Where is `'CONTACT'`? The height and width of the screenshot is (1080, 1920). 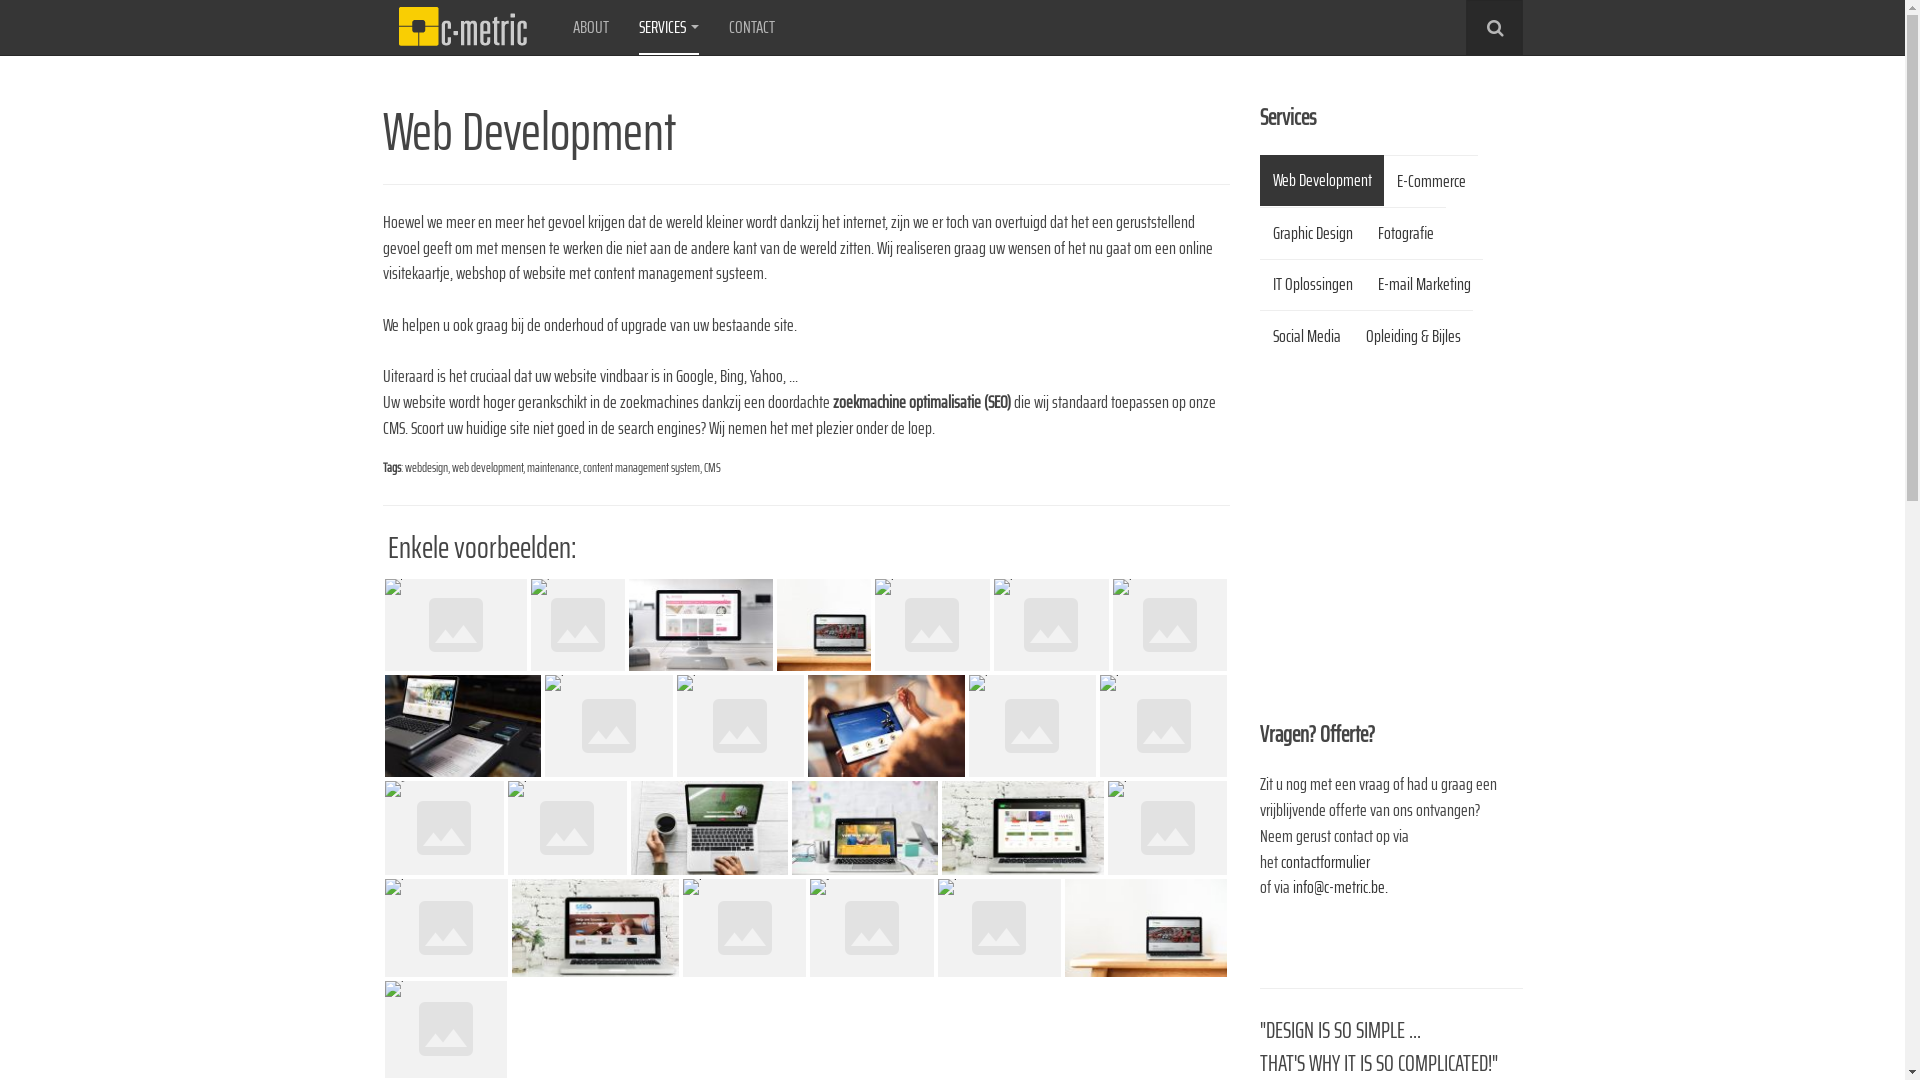
'CONTACT' is located at coordinates (727, 27).